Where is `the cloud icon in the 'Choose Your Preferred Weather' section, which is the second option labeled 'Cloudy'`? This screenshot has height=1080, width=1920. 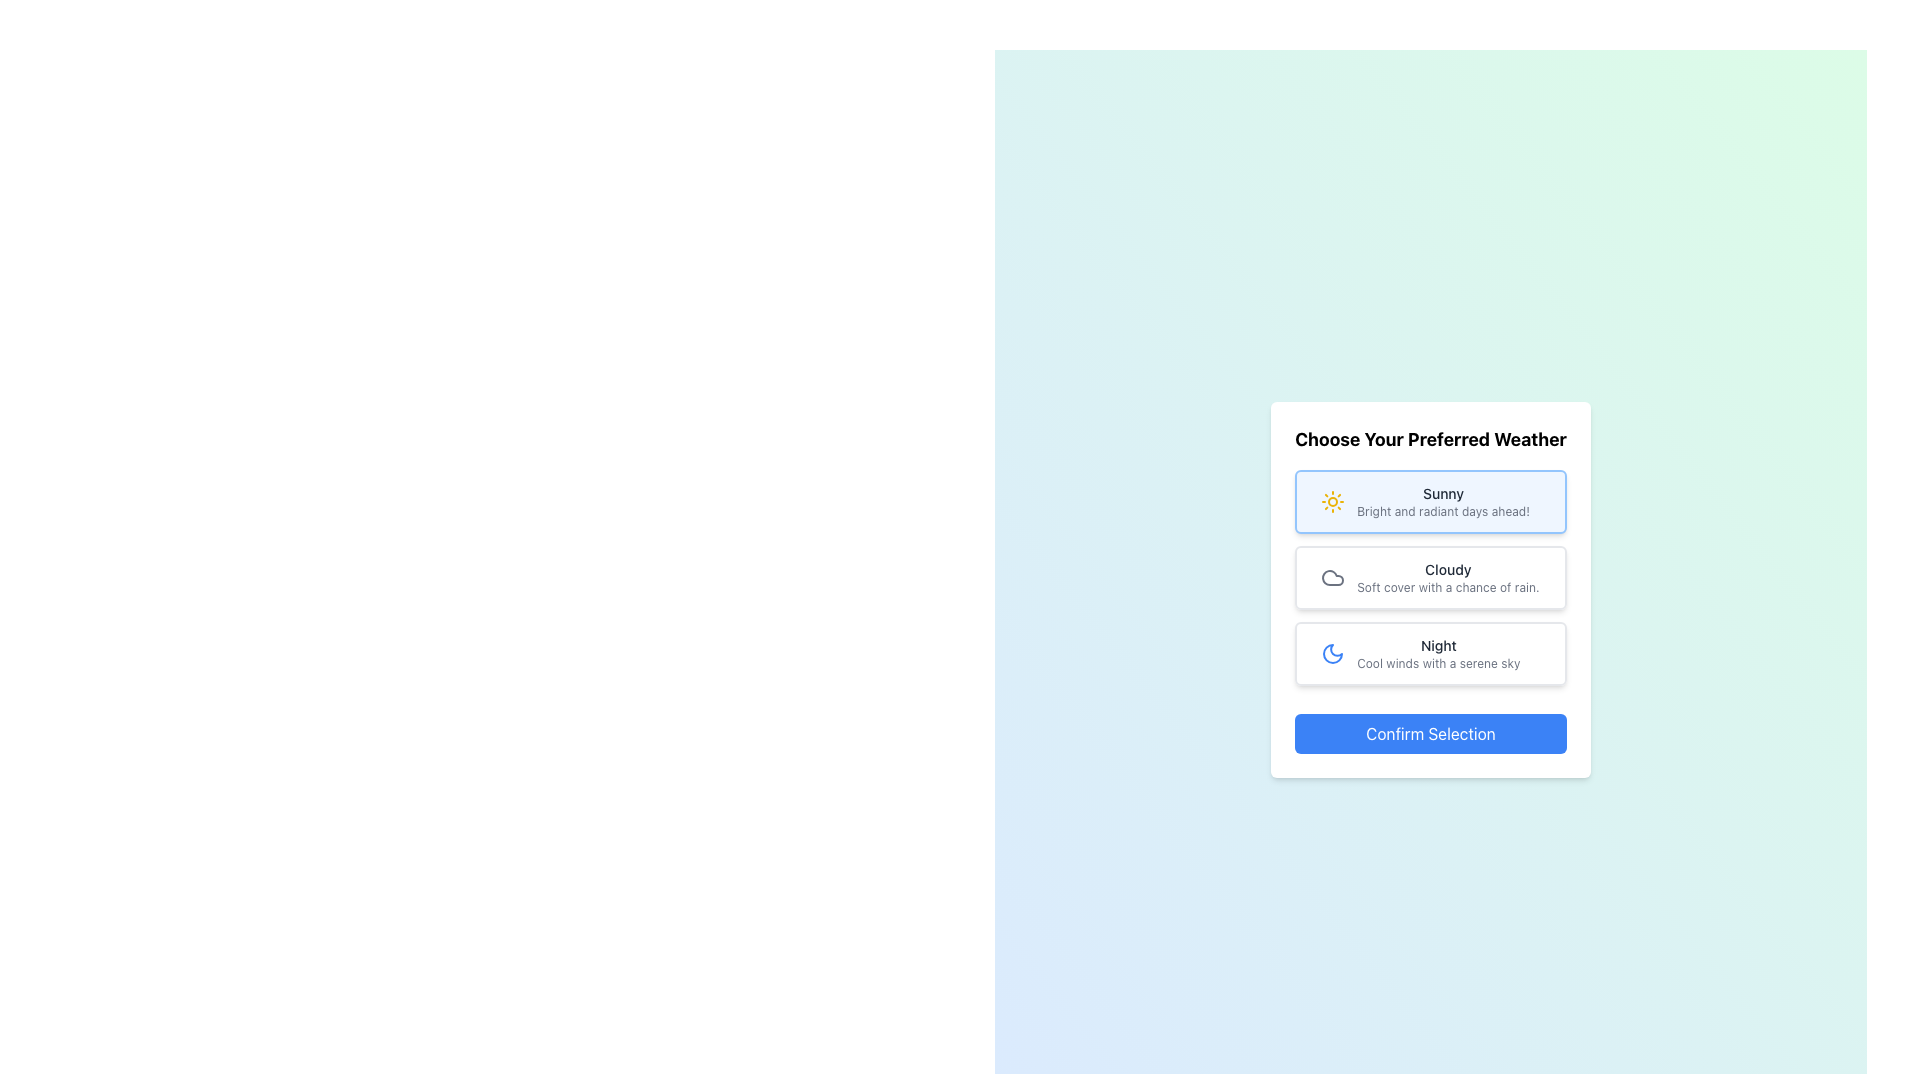
the cloud icon in the 'Choose Your Preferred Weather' section, which is the second option labeled 'Cloudy' is located at coordinates (1333, 578).